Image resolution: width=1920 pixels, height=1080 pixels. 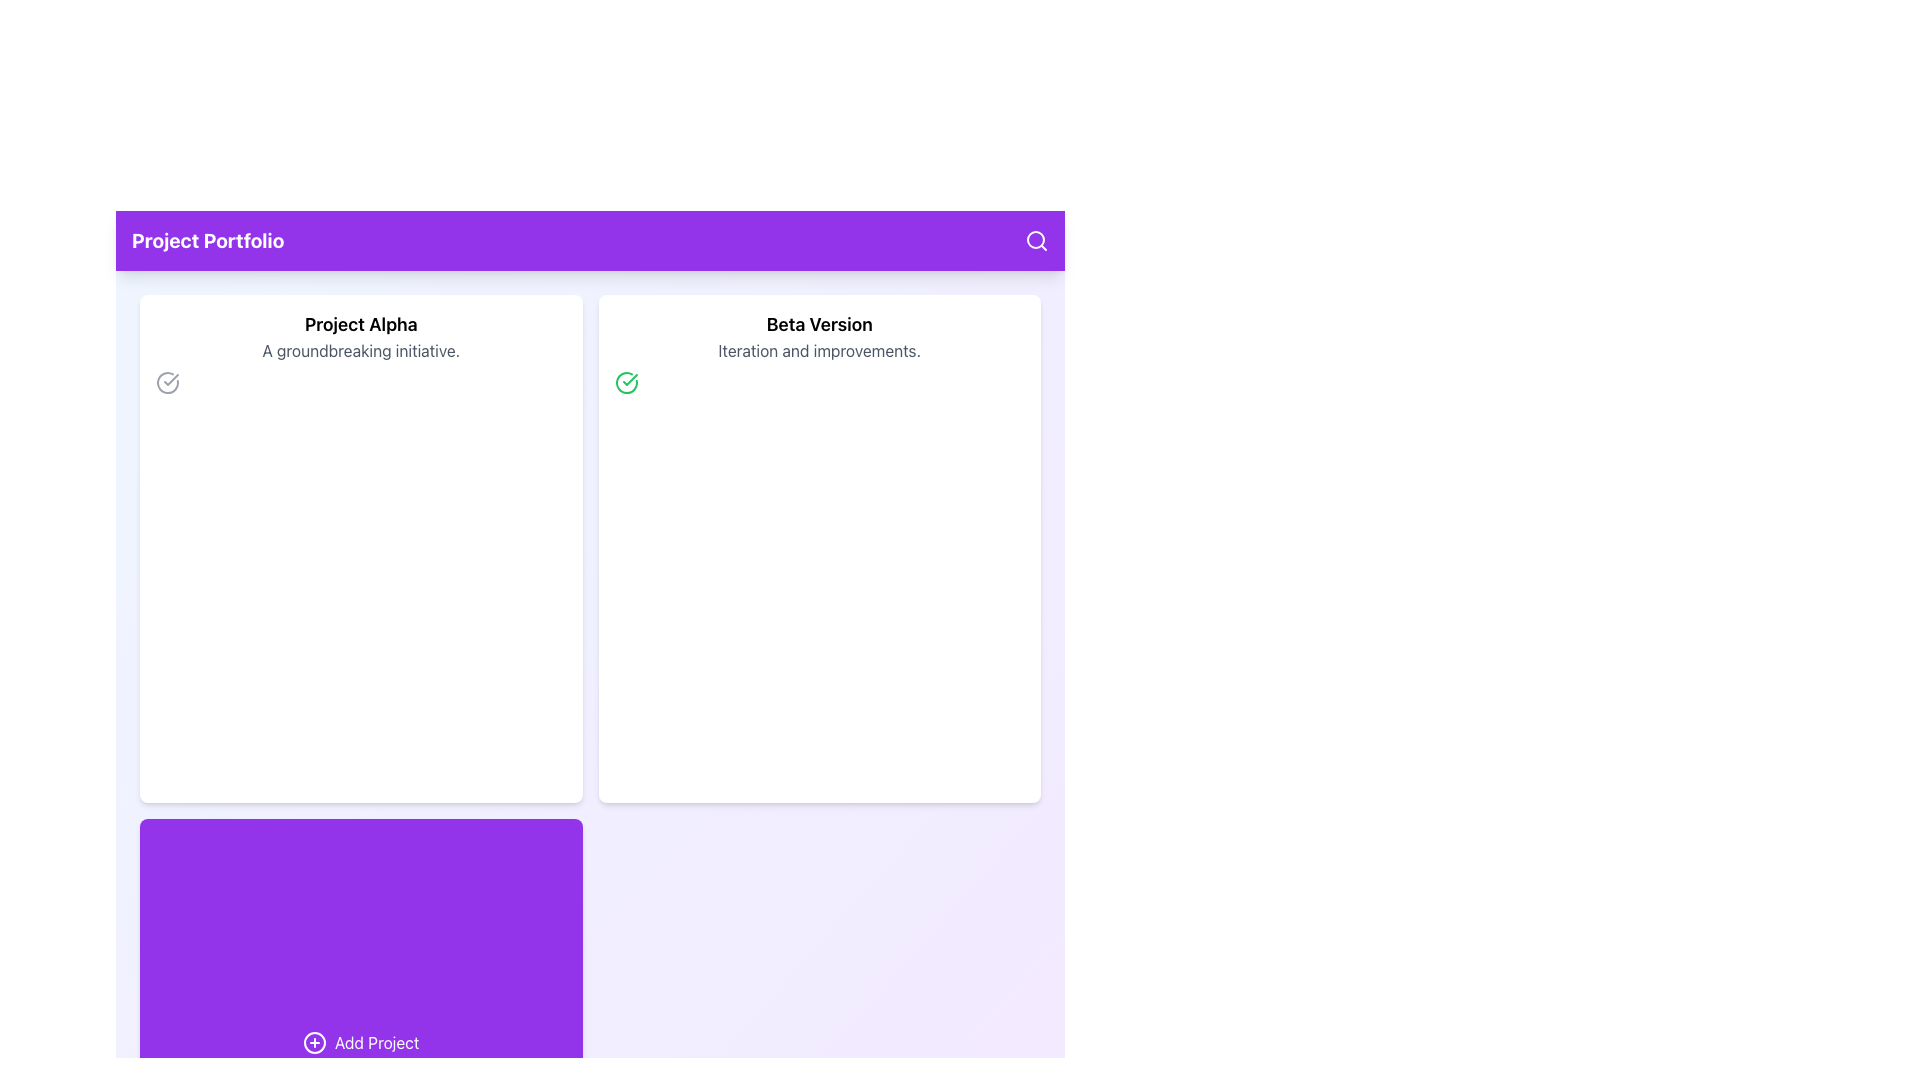 What do you see at coordinates (168, 382) in the screenshot?
I see `the gray SVG icon of a circle containing a checkmark located in the top-left corner of the 'Project Alpha' card for additional details` at bounding box center [168, 382].